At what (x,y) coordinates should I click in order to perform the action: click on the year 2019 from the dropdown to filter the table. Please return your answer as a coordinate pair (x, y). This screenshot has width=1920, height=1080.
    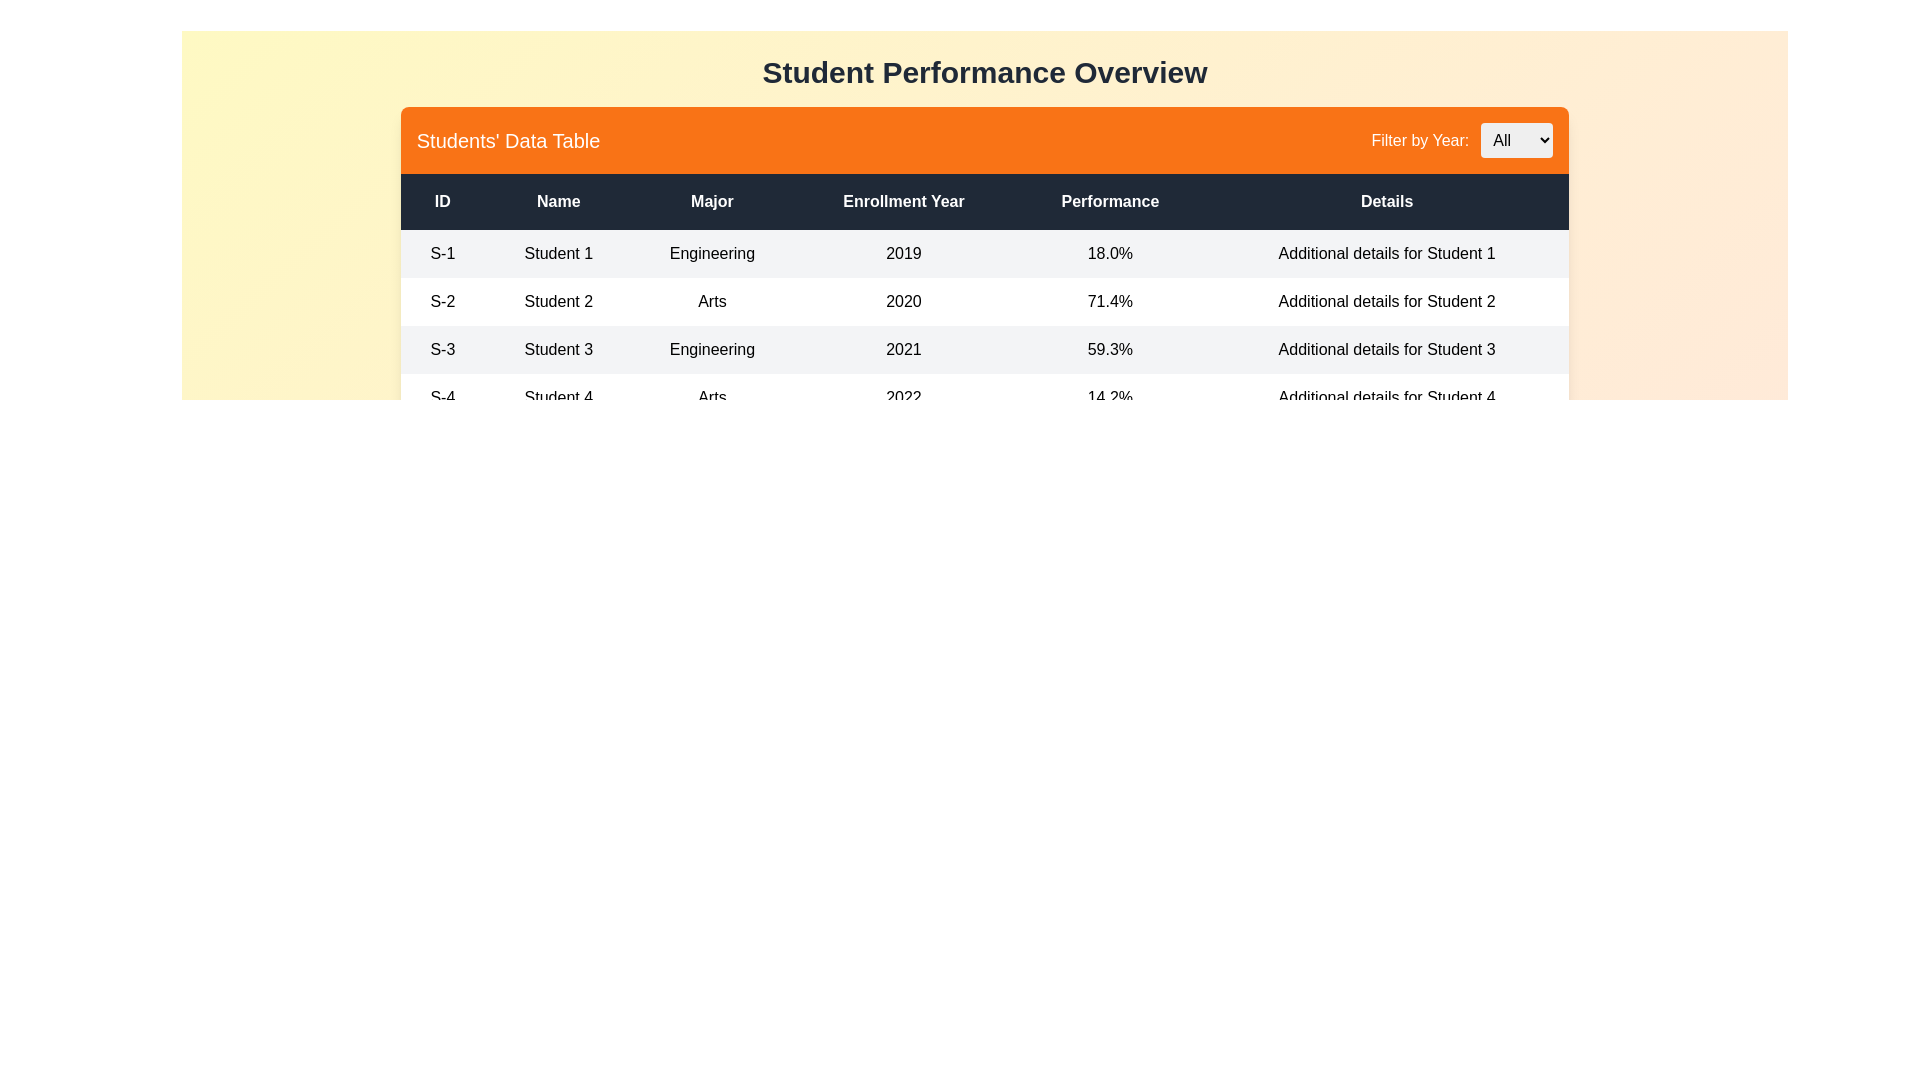
    Looking at the image, I should click on (1517, 139).